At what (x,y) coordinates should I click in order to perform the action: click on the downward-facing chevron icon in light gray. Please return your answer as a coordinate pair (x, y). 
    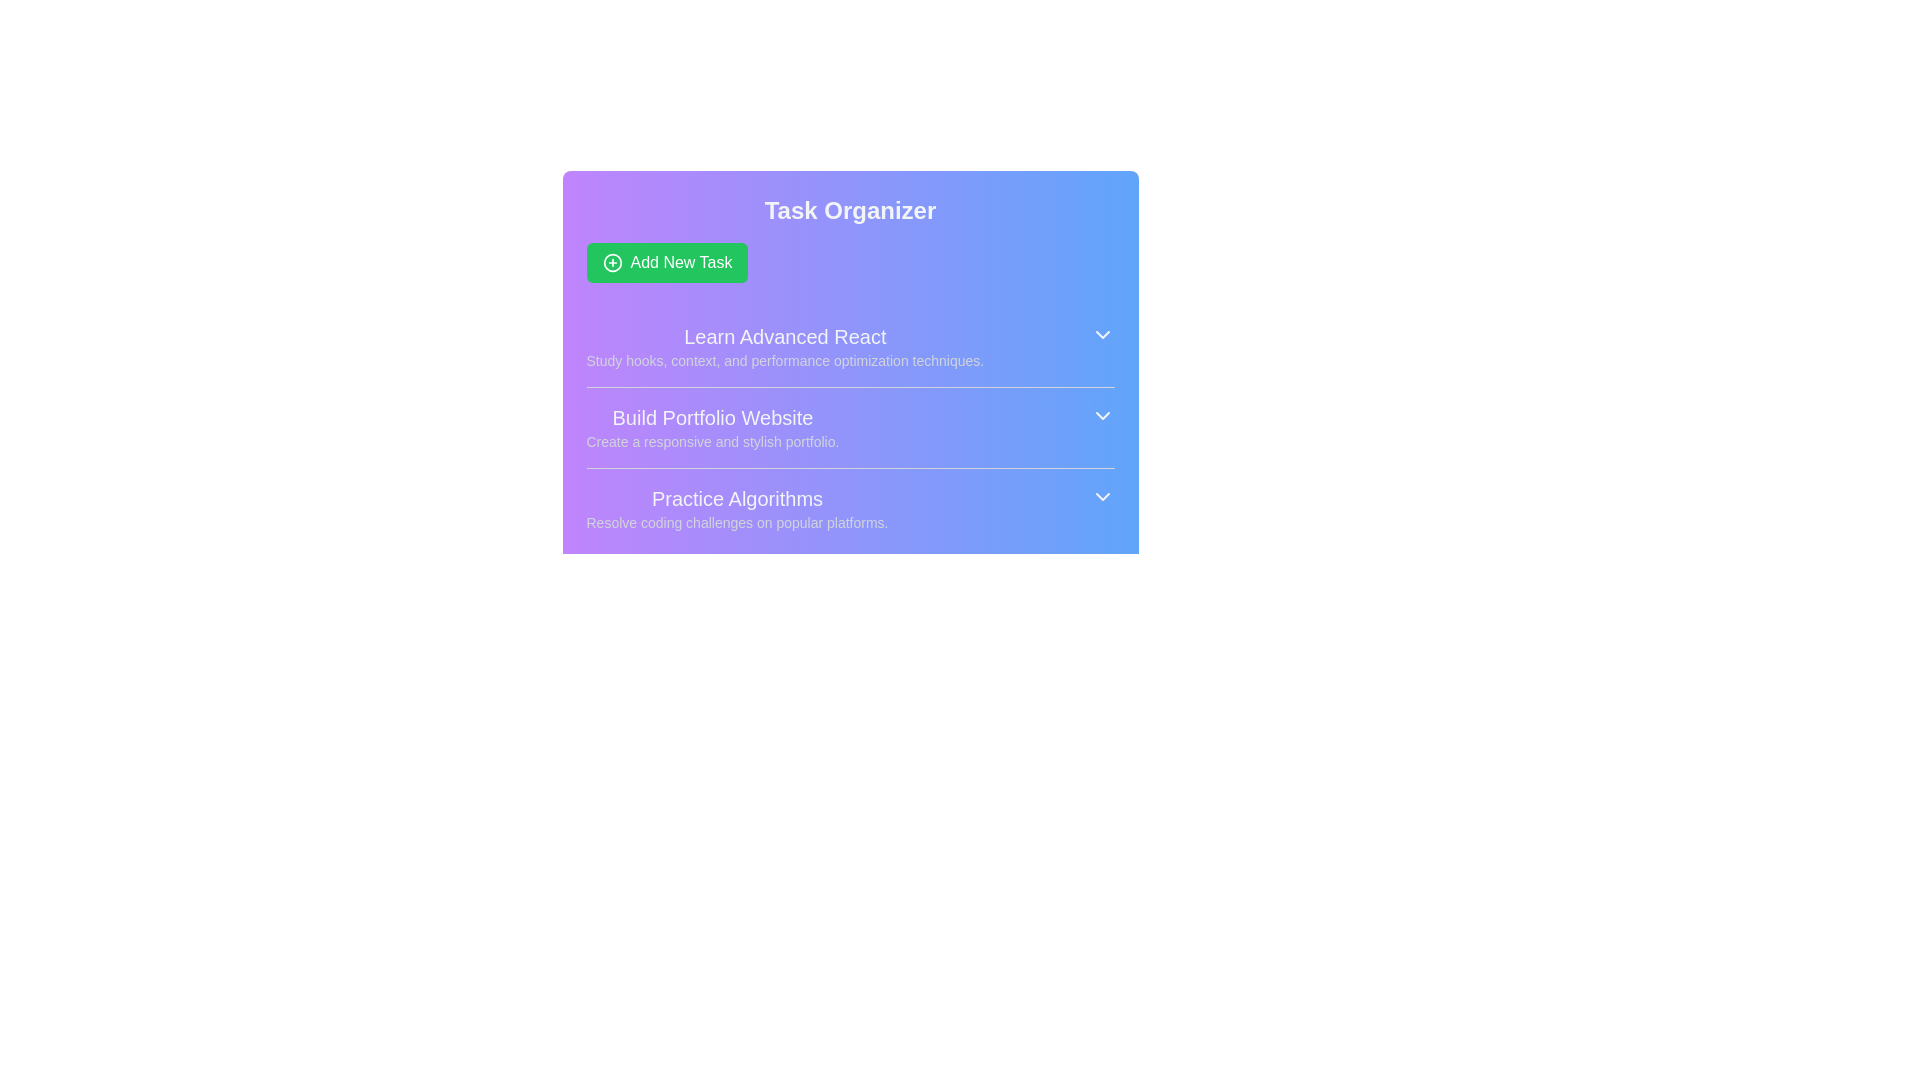
    Looking at the image, I should click on (1101, 496).